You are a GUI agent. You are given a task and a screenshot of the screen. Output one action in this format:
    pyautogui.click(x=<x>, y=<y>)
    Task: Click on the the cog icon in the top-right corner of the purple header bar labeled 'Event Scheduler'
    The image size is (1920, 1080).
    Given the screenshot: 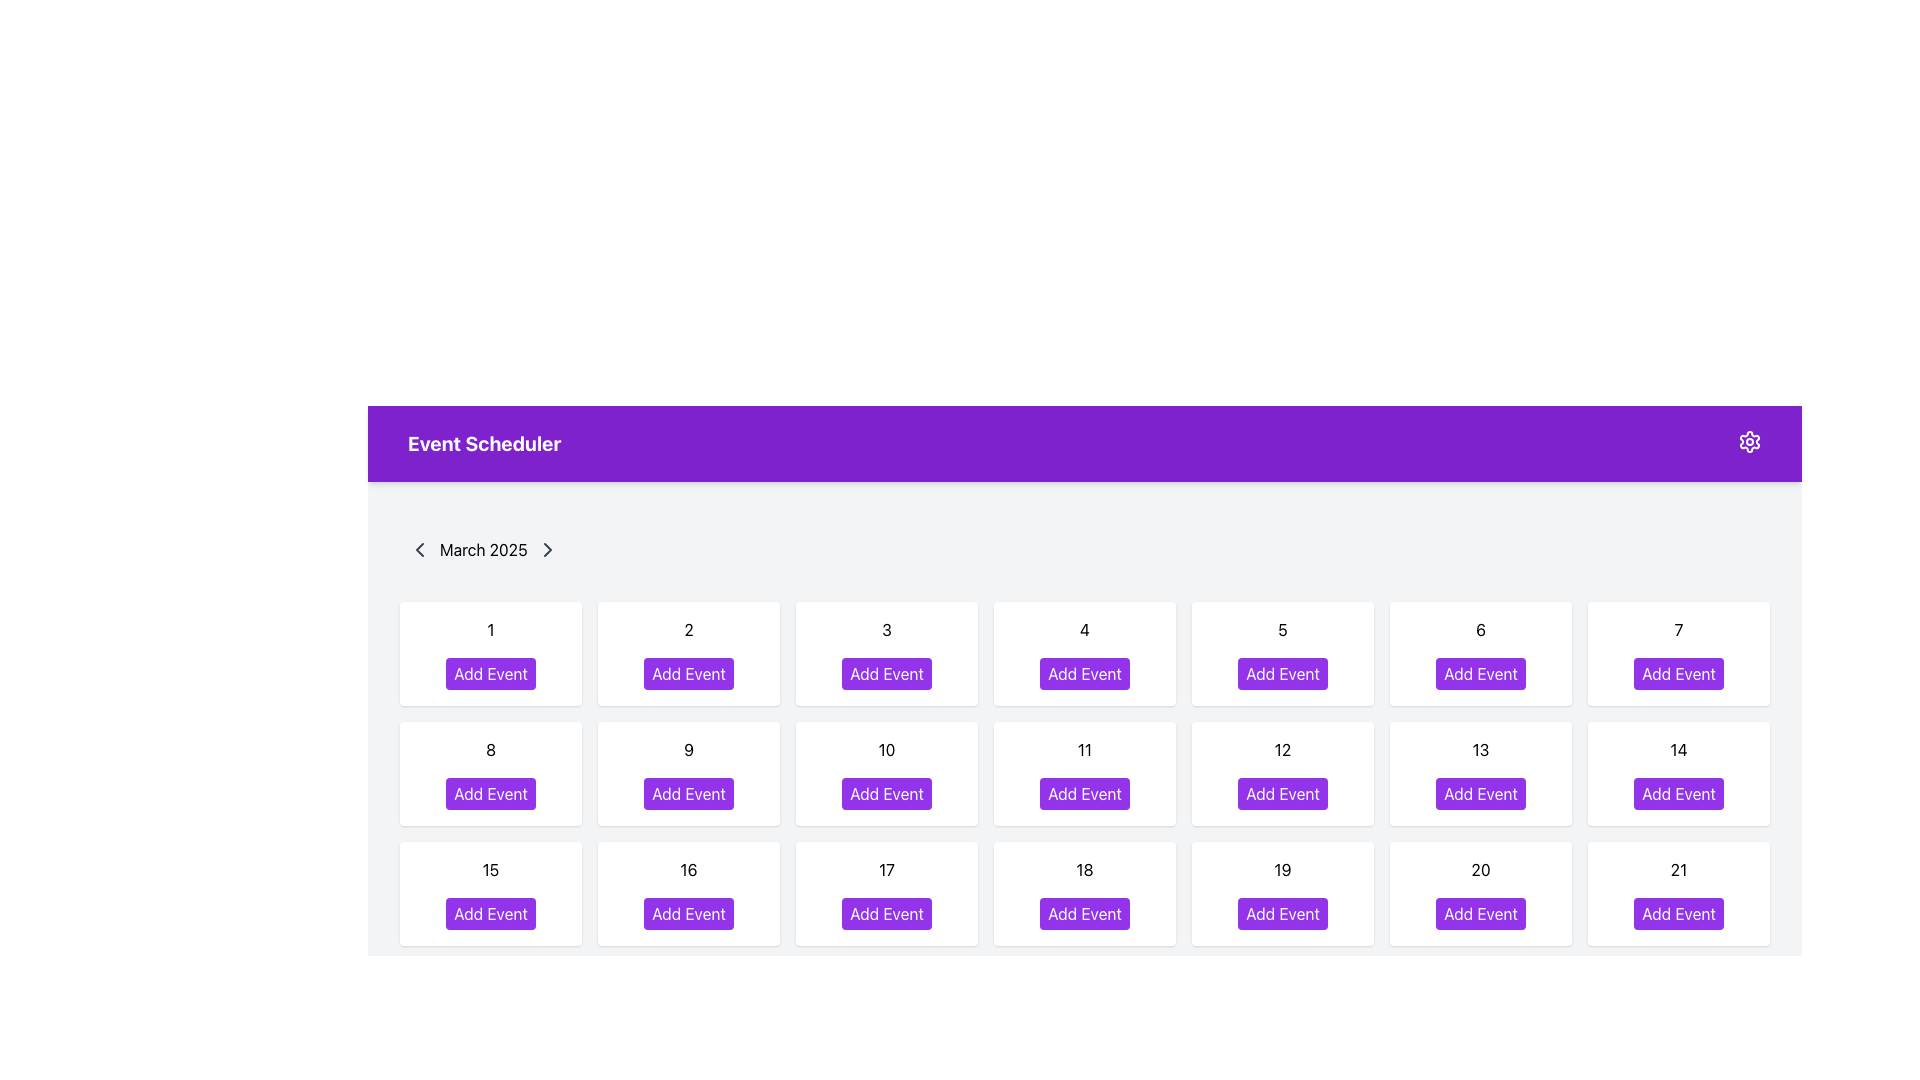 What is the action you would take?
    pyautogui.click(x=1749, y=441)
    